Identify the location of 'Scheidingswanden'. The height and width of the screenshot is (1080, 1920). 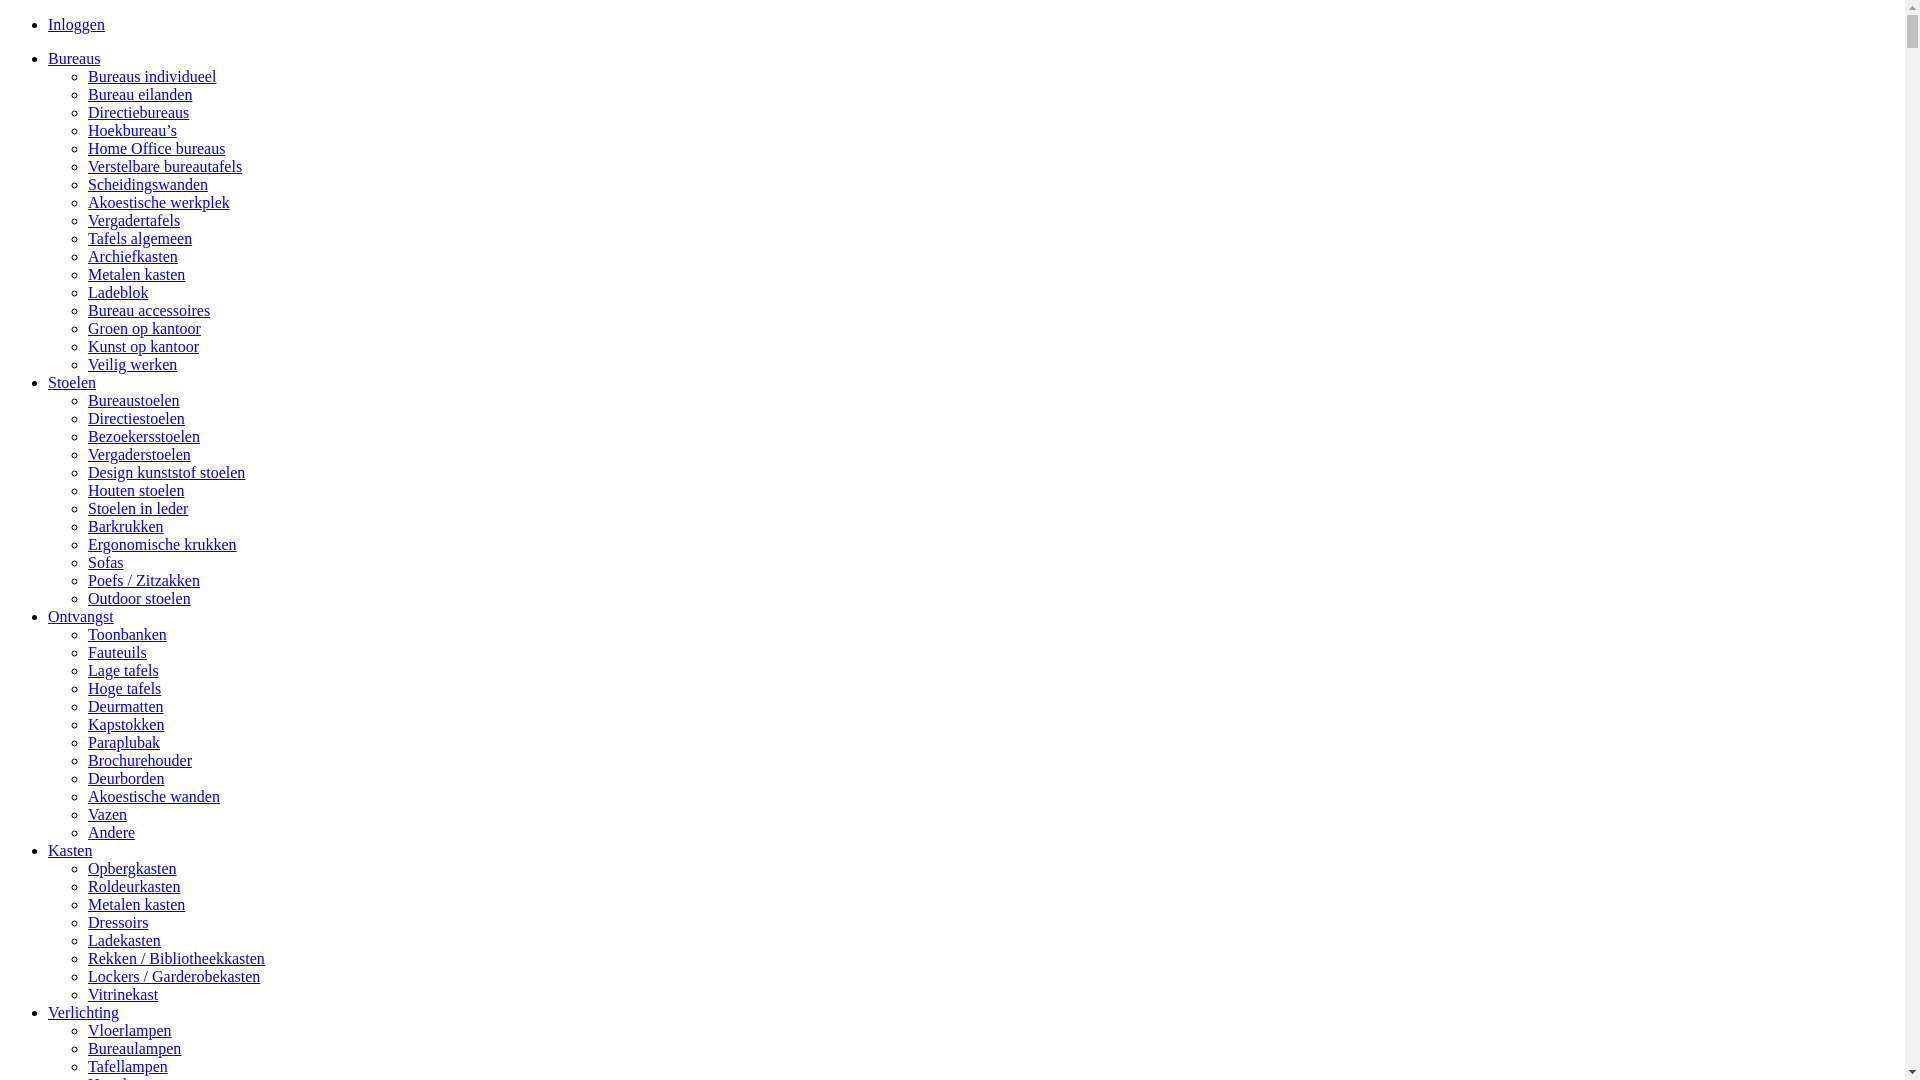
(147, 184).